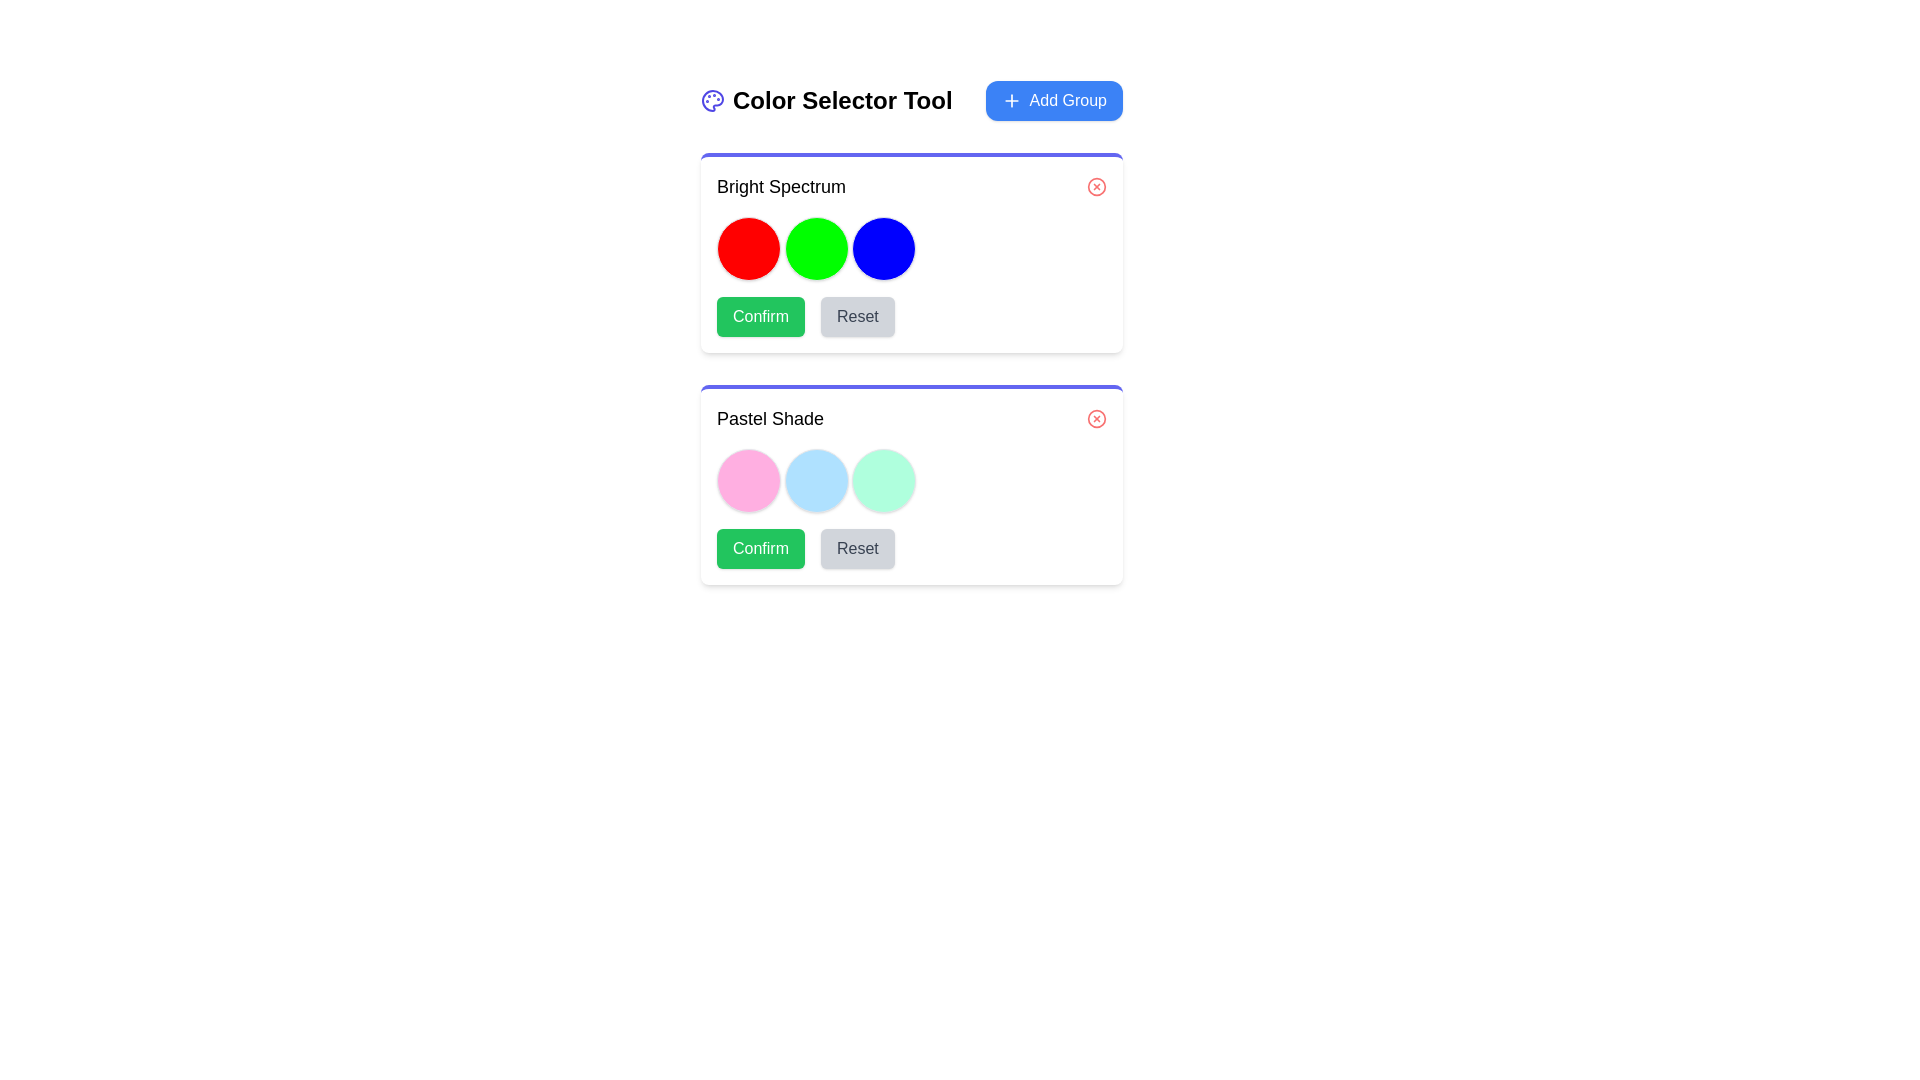  I want to click on text label 'Add Group' located inside the blue rounded rectangle button in the top-right section of the application interface, which is positioned to the right of the plus icon, so click(1067, 100).